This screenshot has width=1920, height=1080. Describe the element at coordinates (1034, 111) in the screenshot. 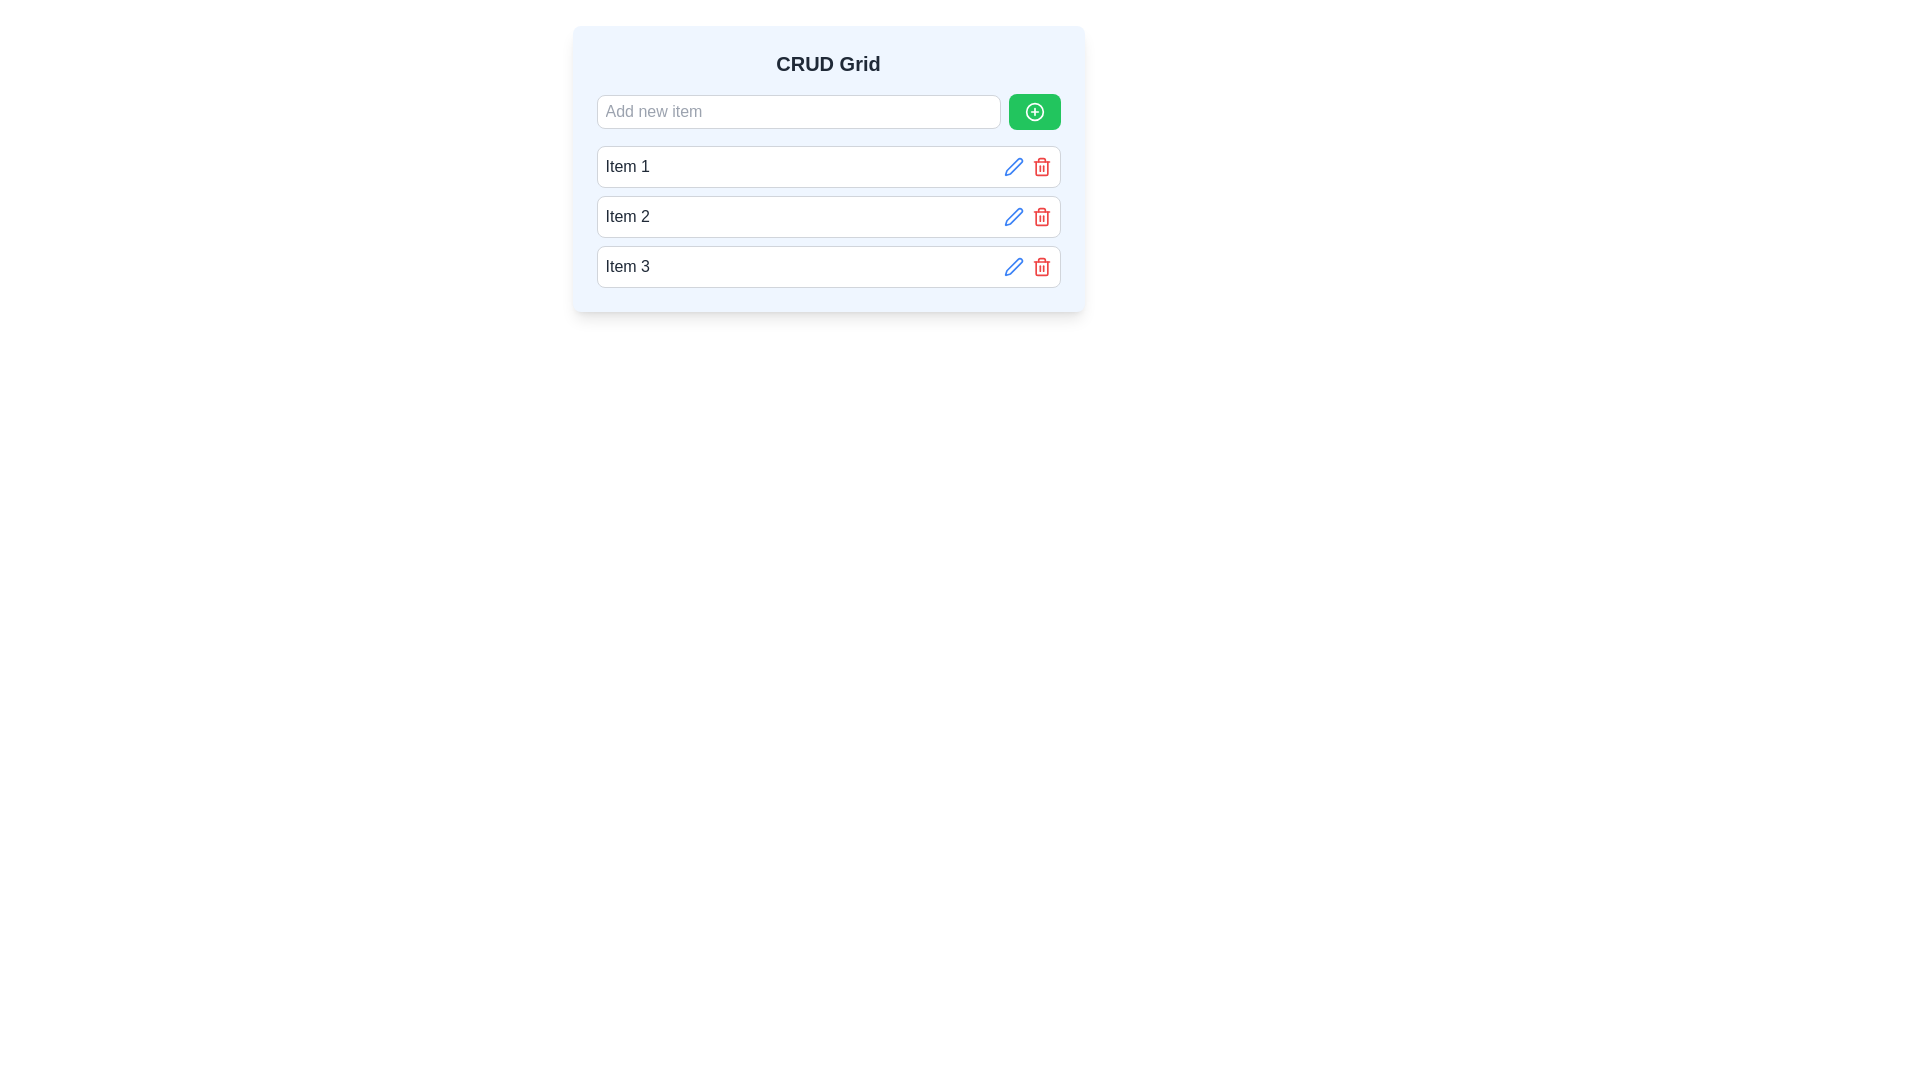

I see `the circular '+' icon embedded within the green button located at the top-right of the 'CRUD Grid' section` at that location.